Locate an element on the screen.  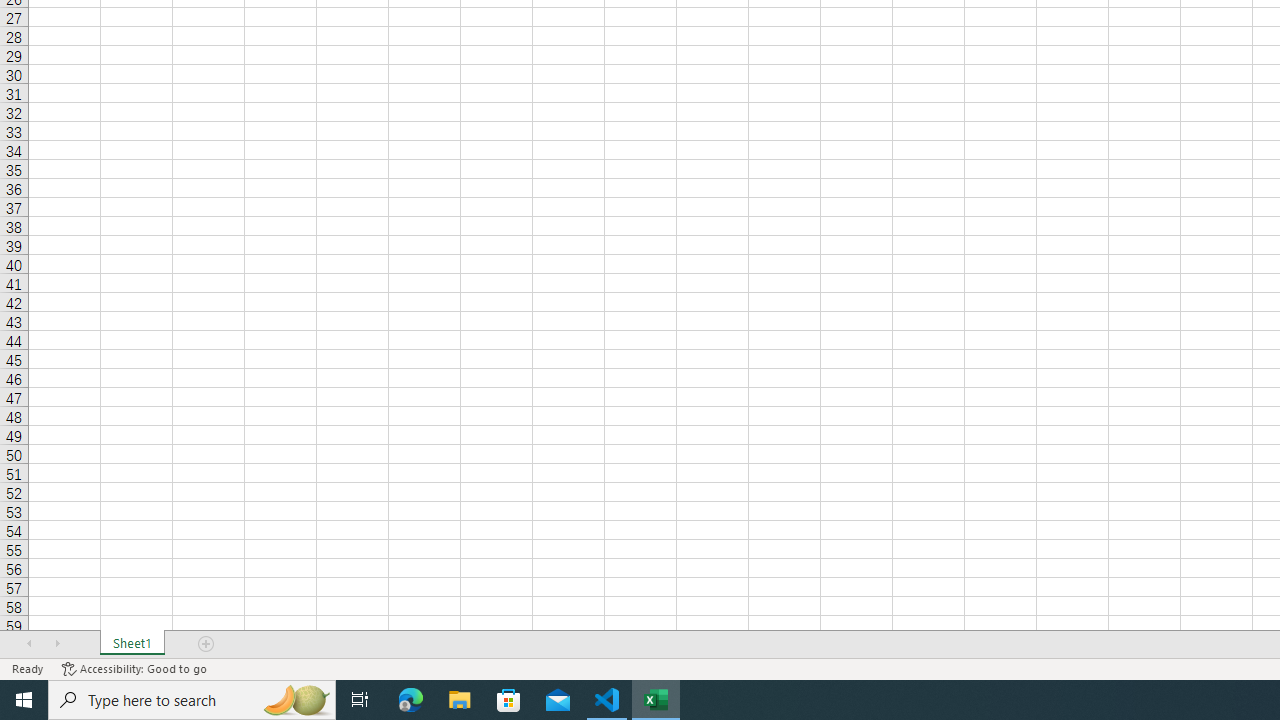
'Start' is located at coordinates (24, 698).